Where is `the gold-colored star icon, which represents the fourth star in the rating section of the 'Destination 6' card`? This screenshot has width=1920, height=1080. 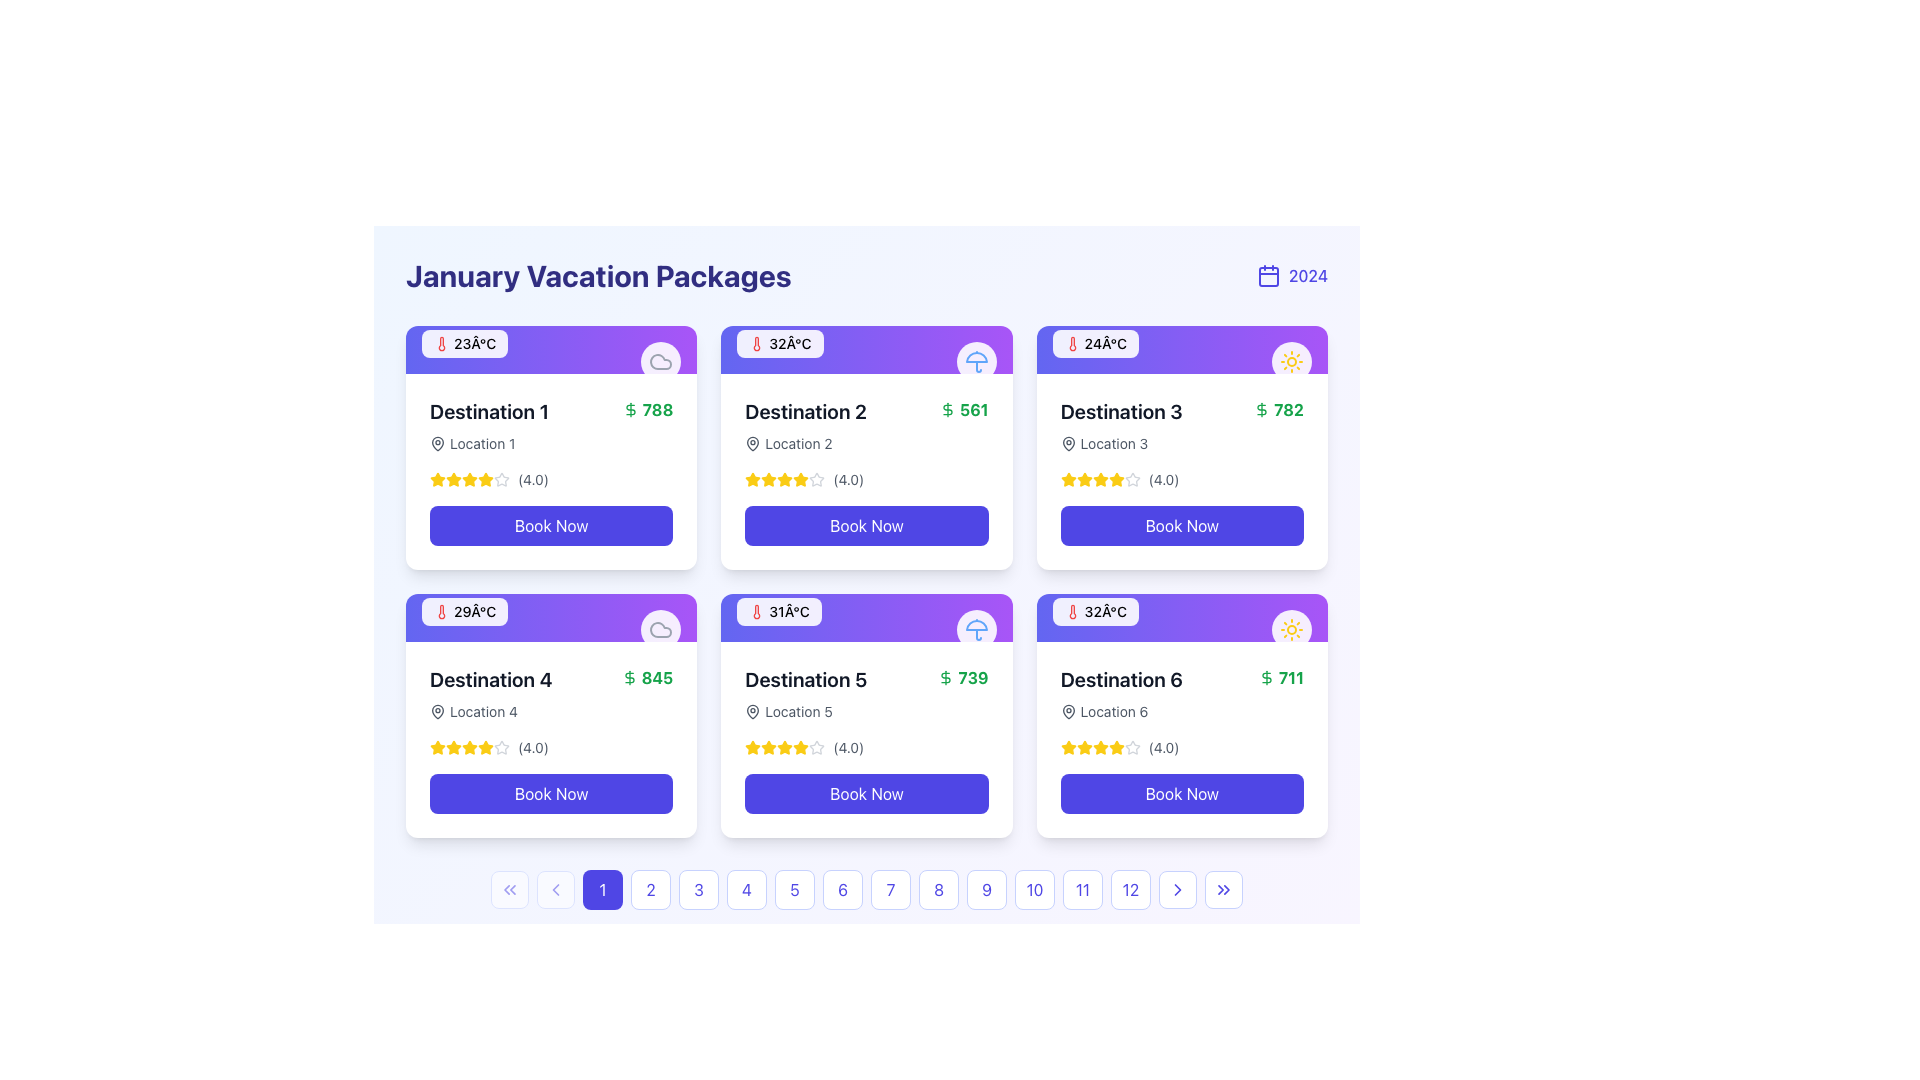
the gold-colored star icon, which represents the fourth star in the rating section of the 'Destination 6' card is located at coordinates (1067, 747).